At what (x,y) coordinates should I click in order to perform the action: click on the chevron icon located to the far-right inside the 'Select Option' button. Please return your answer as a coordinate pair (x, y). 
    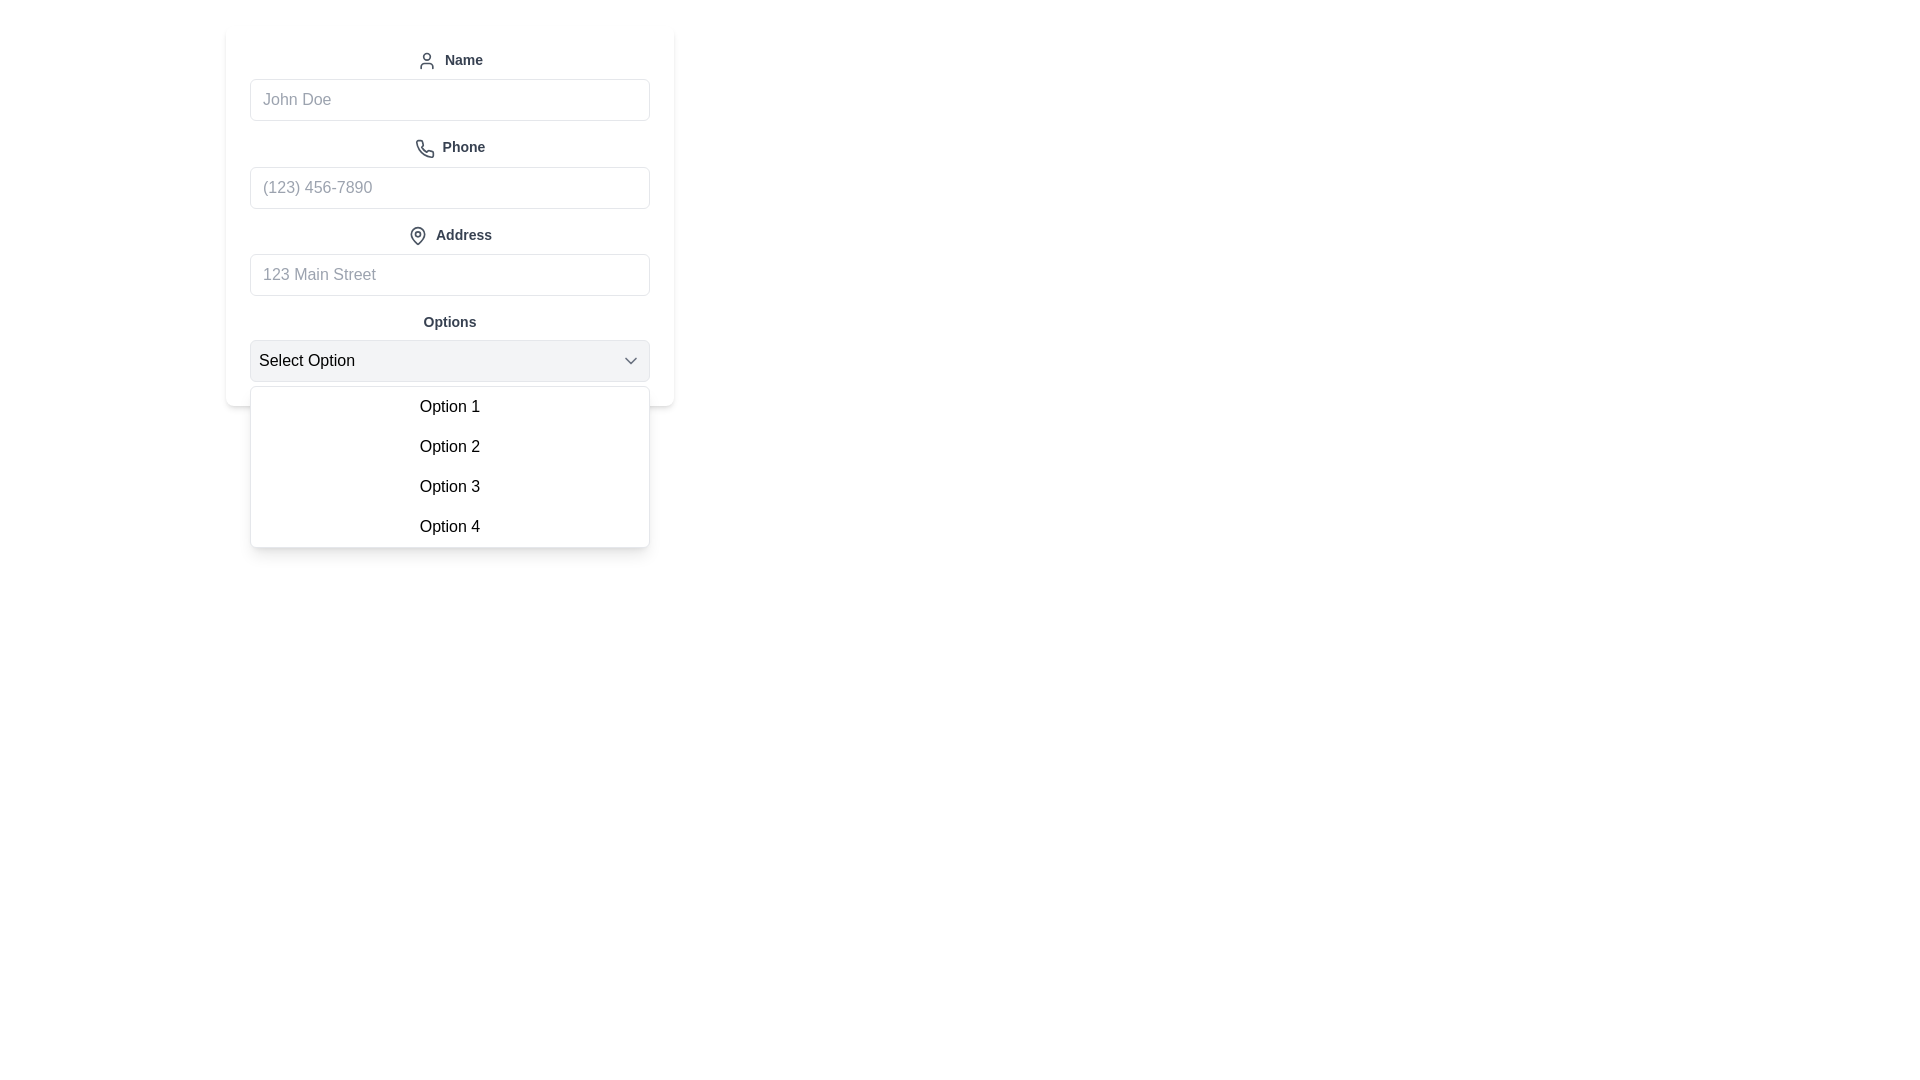
    Looking at the image, I should click on (629, 358).